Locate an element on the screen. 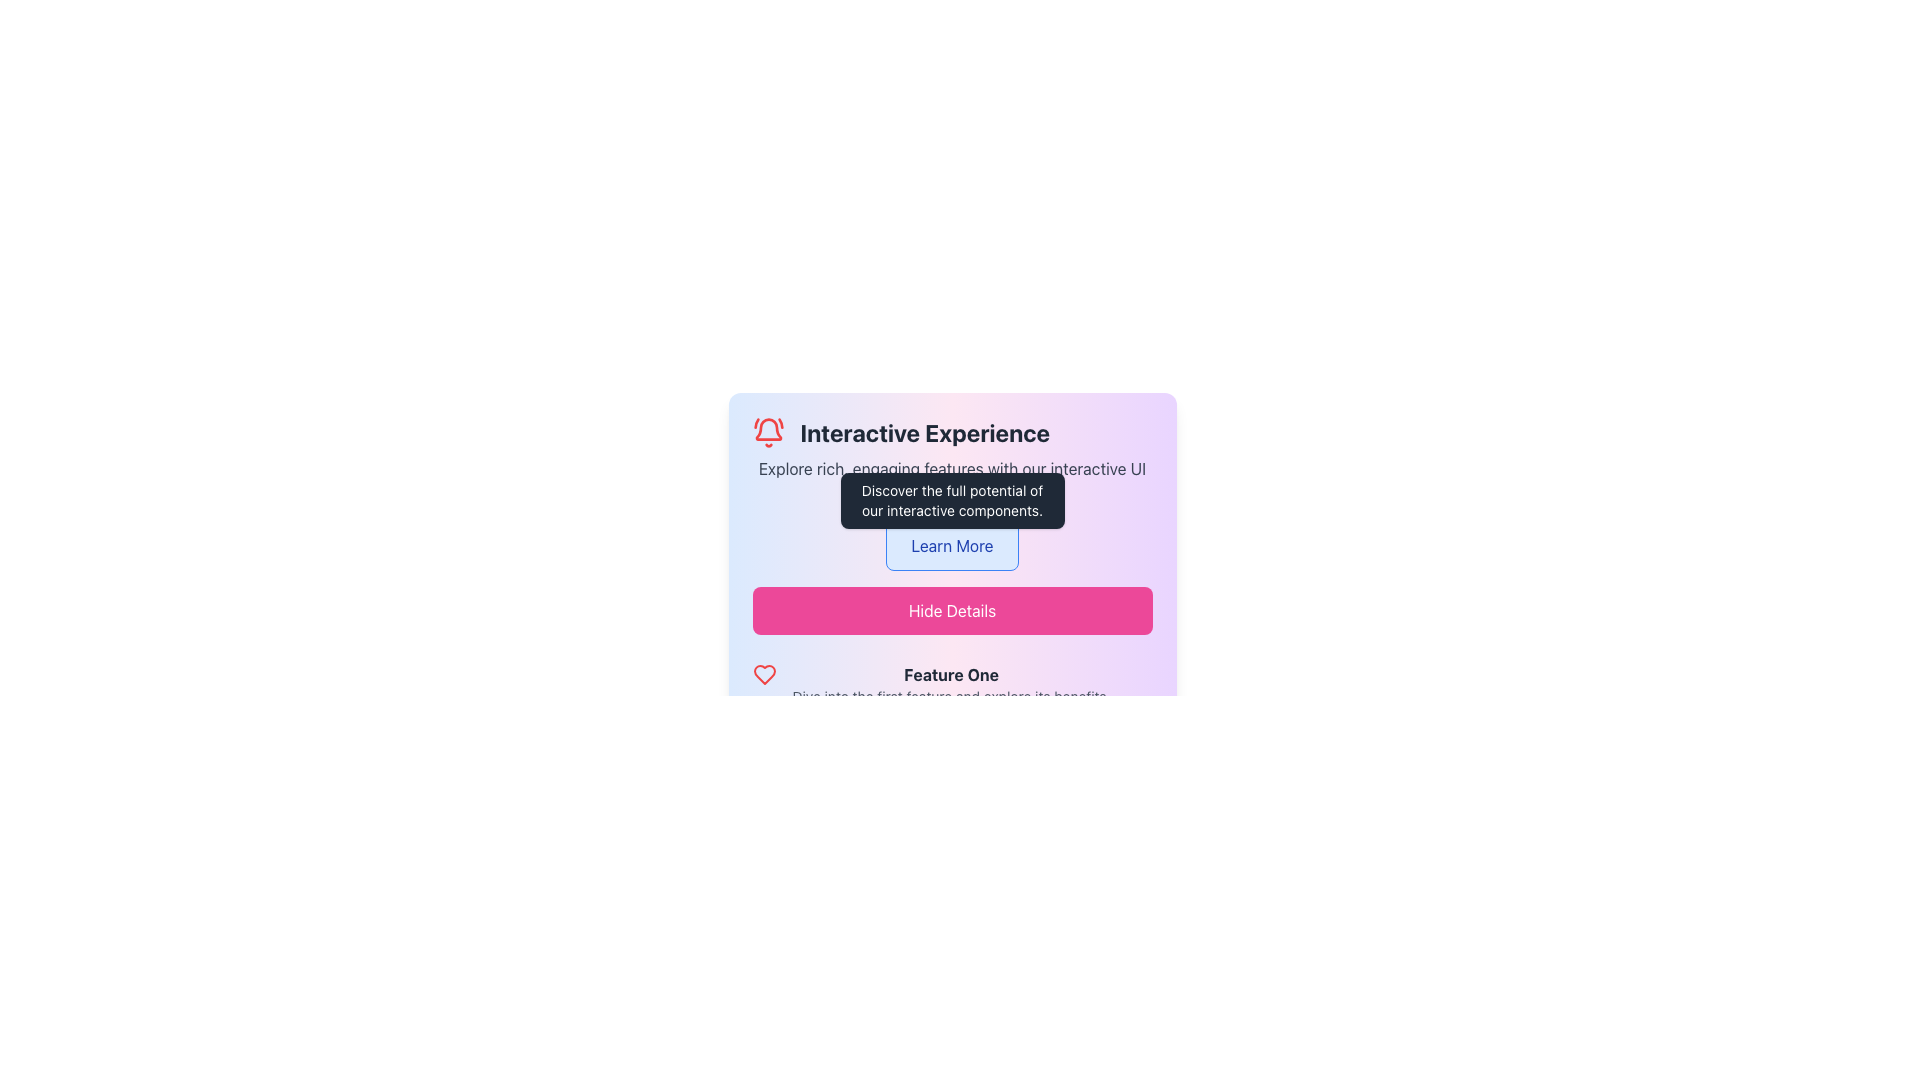  the subtitle element located beneath the 'Feature One' title, which provides additional description for the section is located at coordinates (950, 696).